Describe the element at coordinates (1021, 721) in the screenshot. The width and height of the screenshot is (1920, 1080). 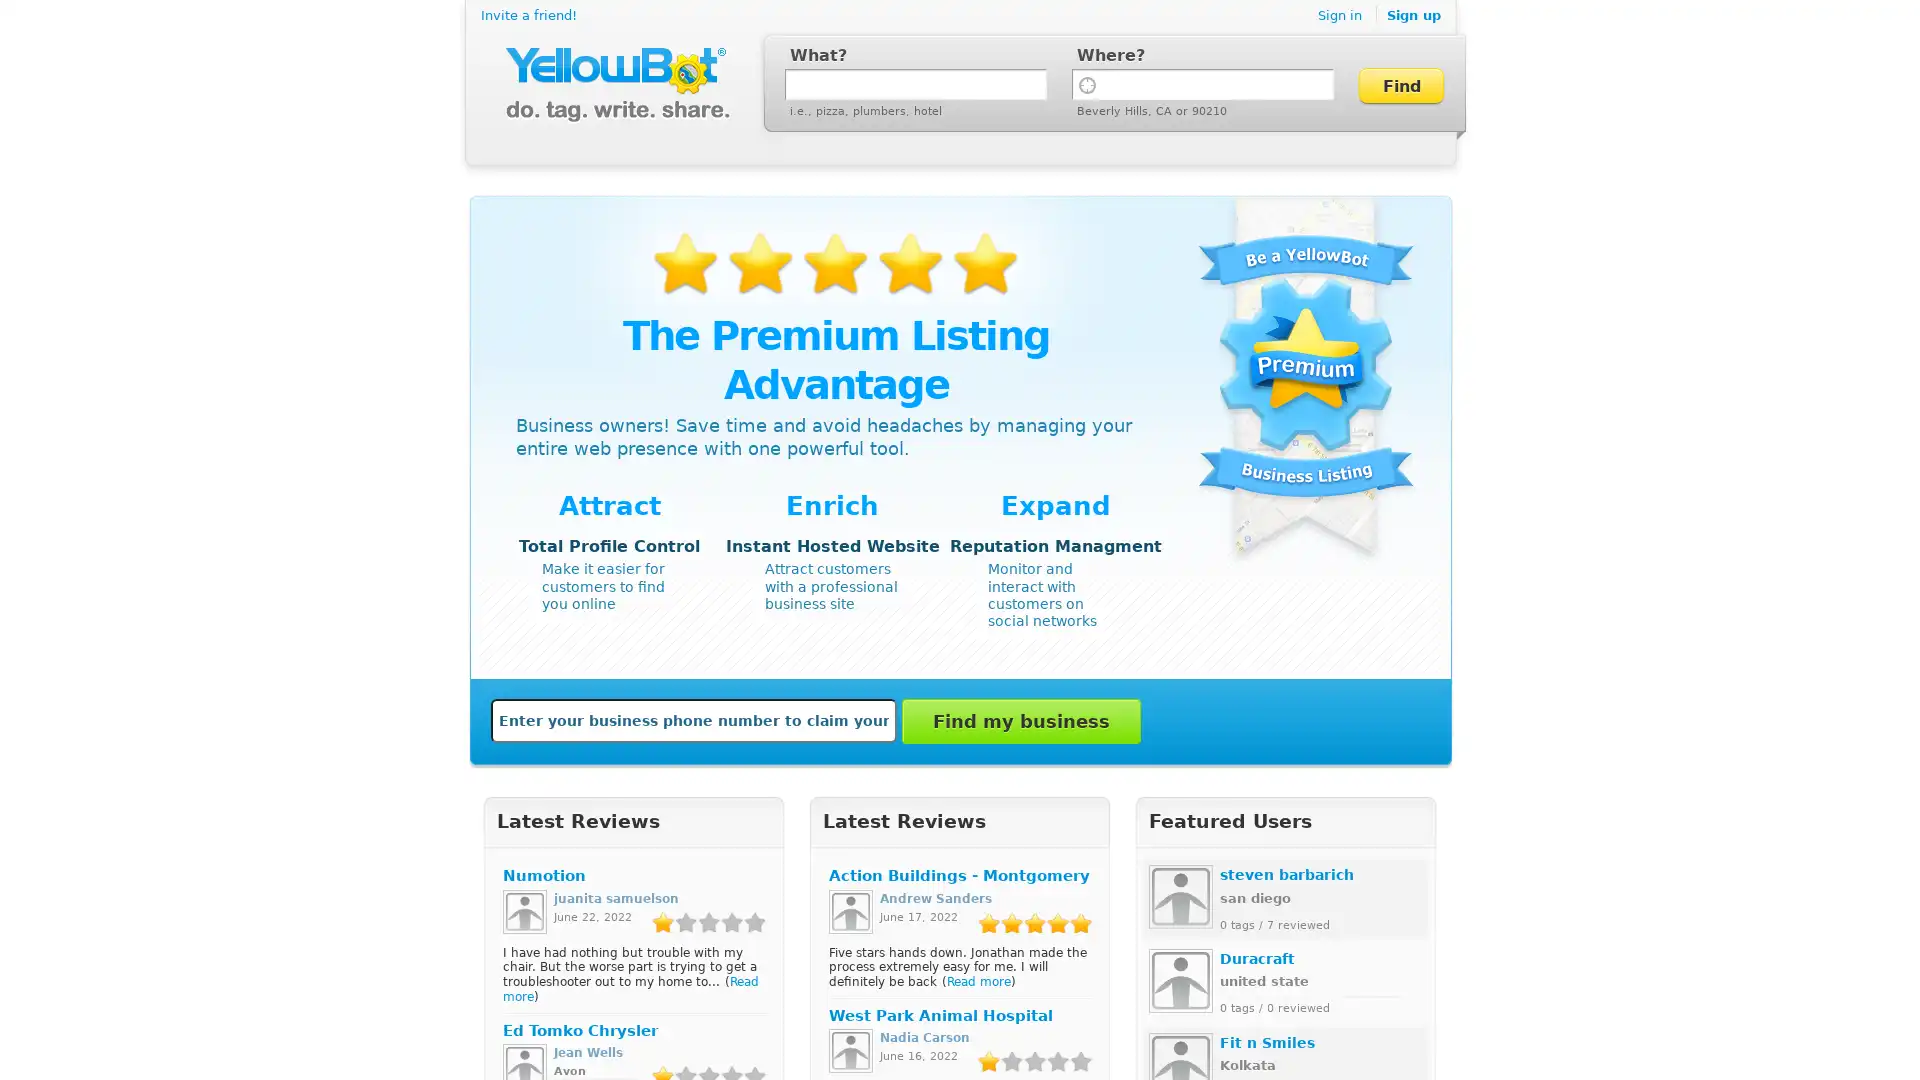
I see `Find my business` at that location.